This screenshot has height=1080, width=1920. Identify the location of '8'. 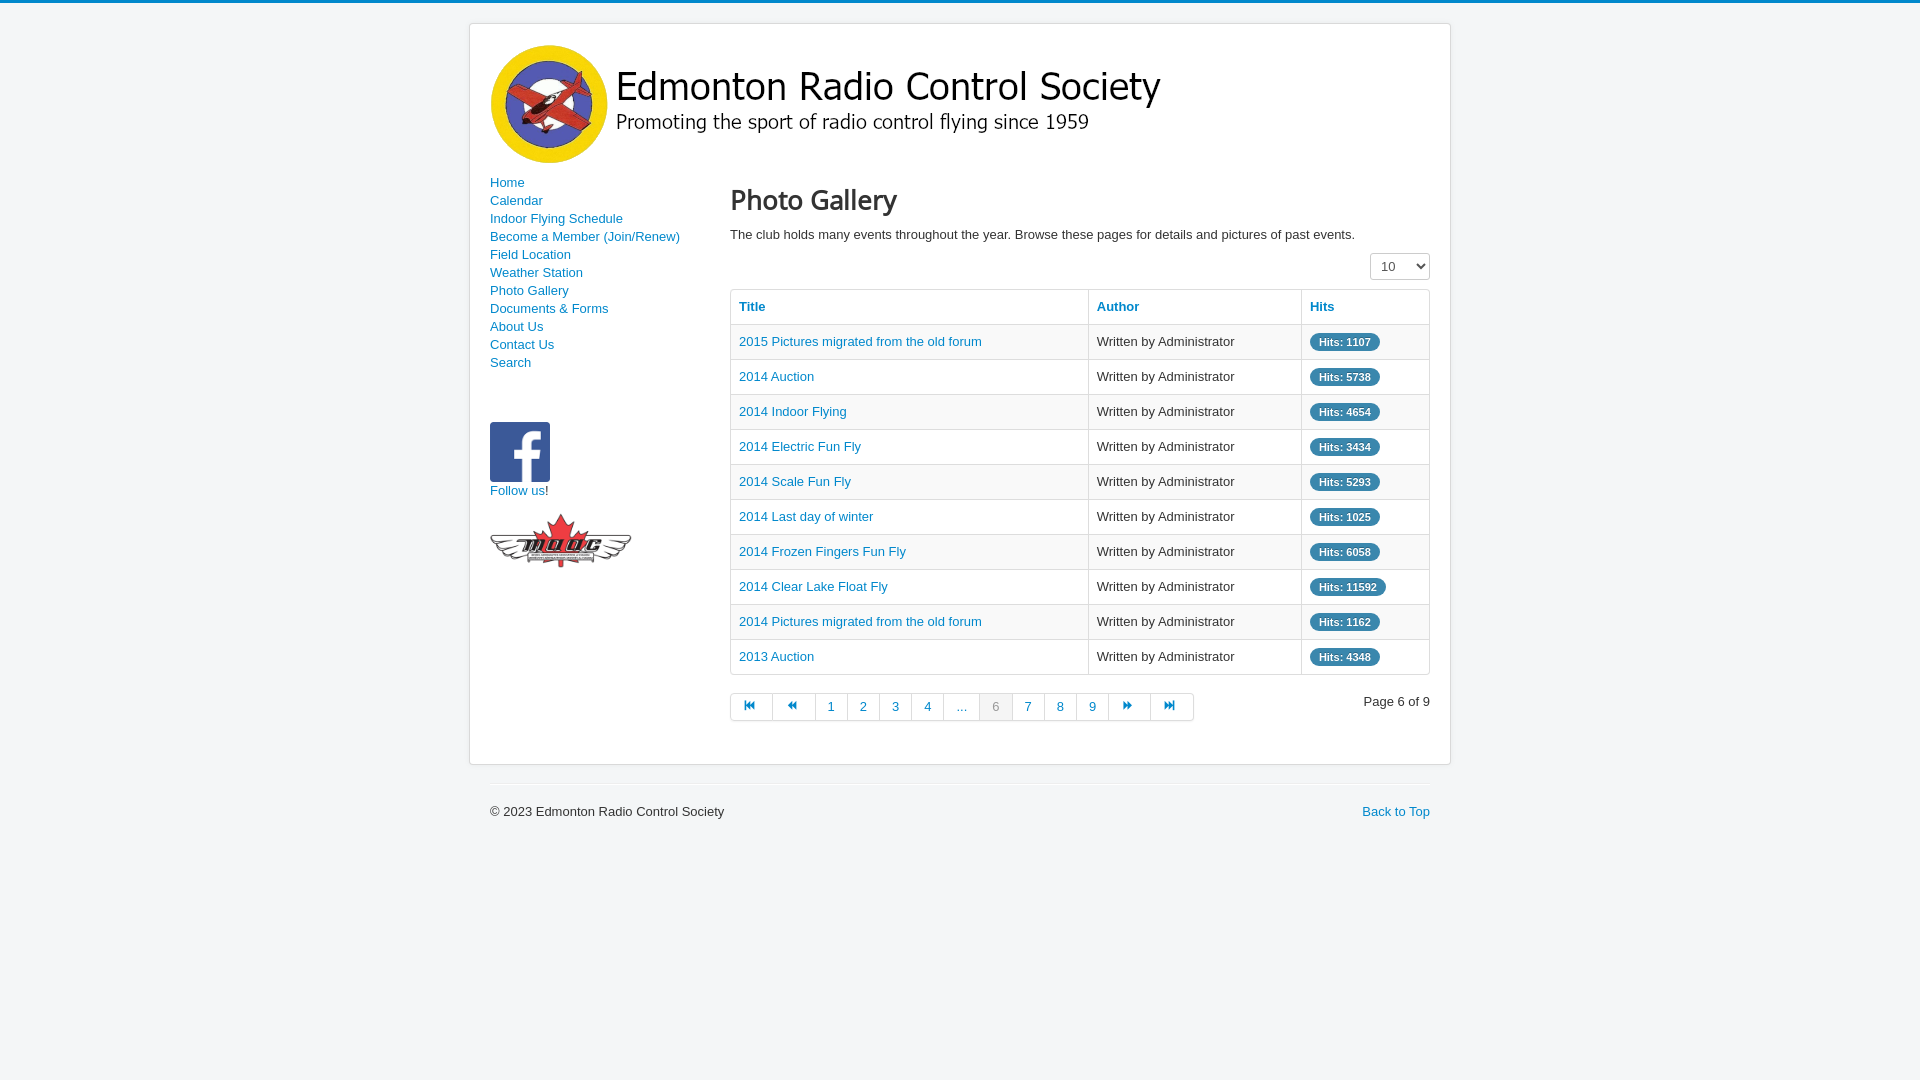
(1059, 705).